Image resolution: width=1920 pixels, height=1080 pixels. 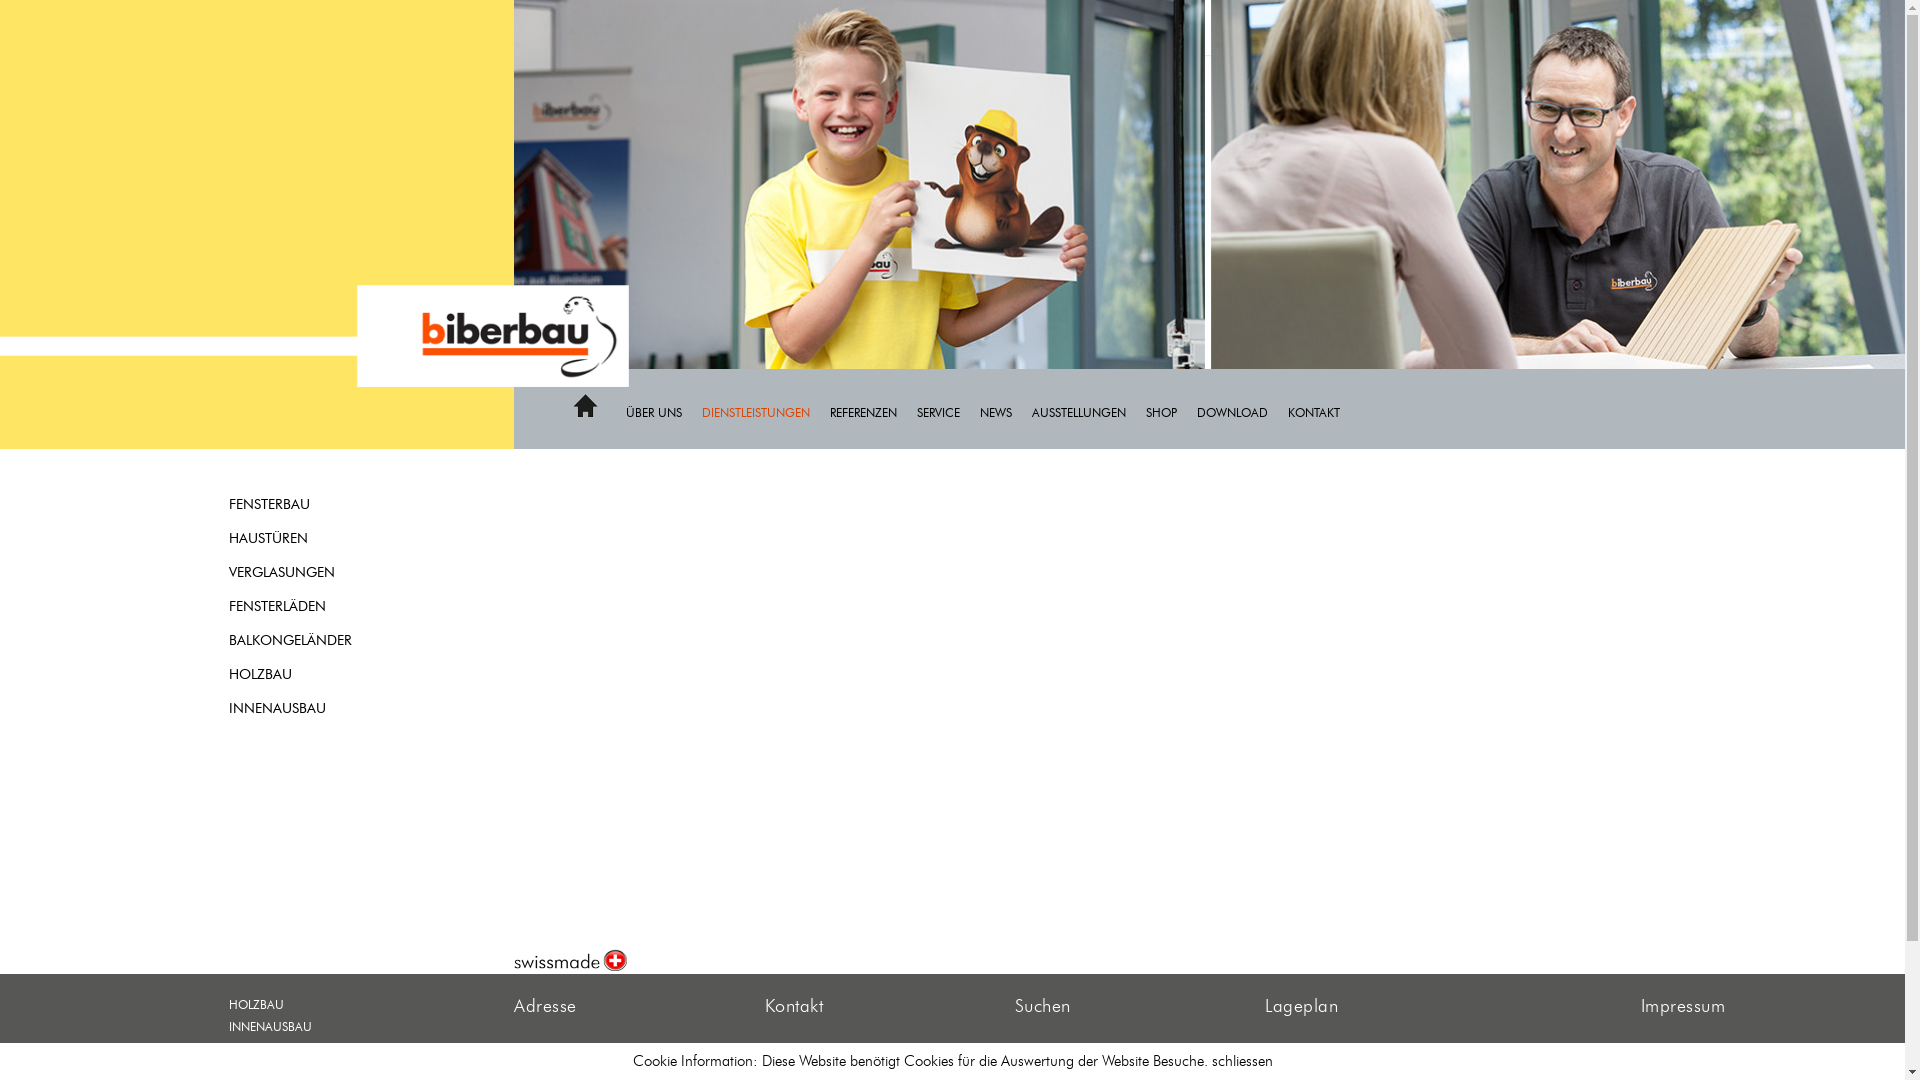 What do you see at coordinates (229, 573) in the screenshot?
I see `'VERGLASUNGEN'` at bounding box center [229, 573].